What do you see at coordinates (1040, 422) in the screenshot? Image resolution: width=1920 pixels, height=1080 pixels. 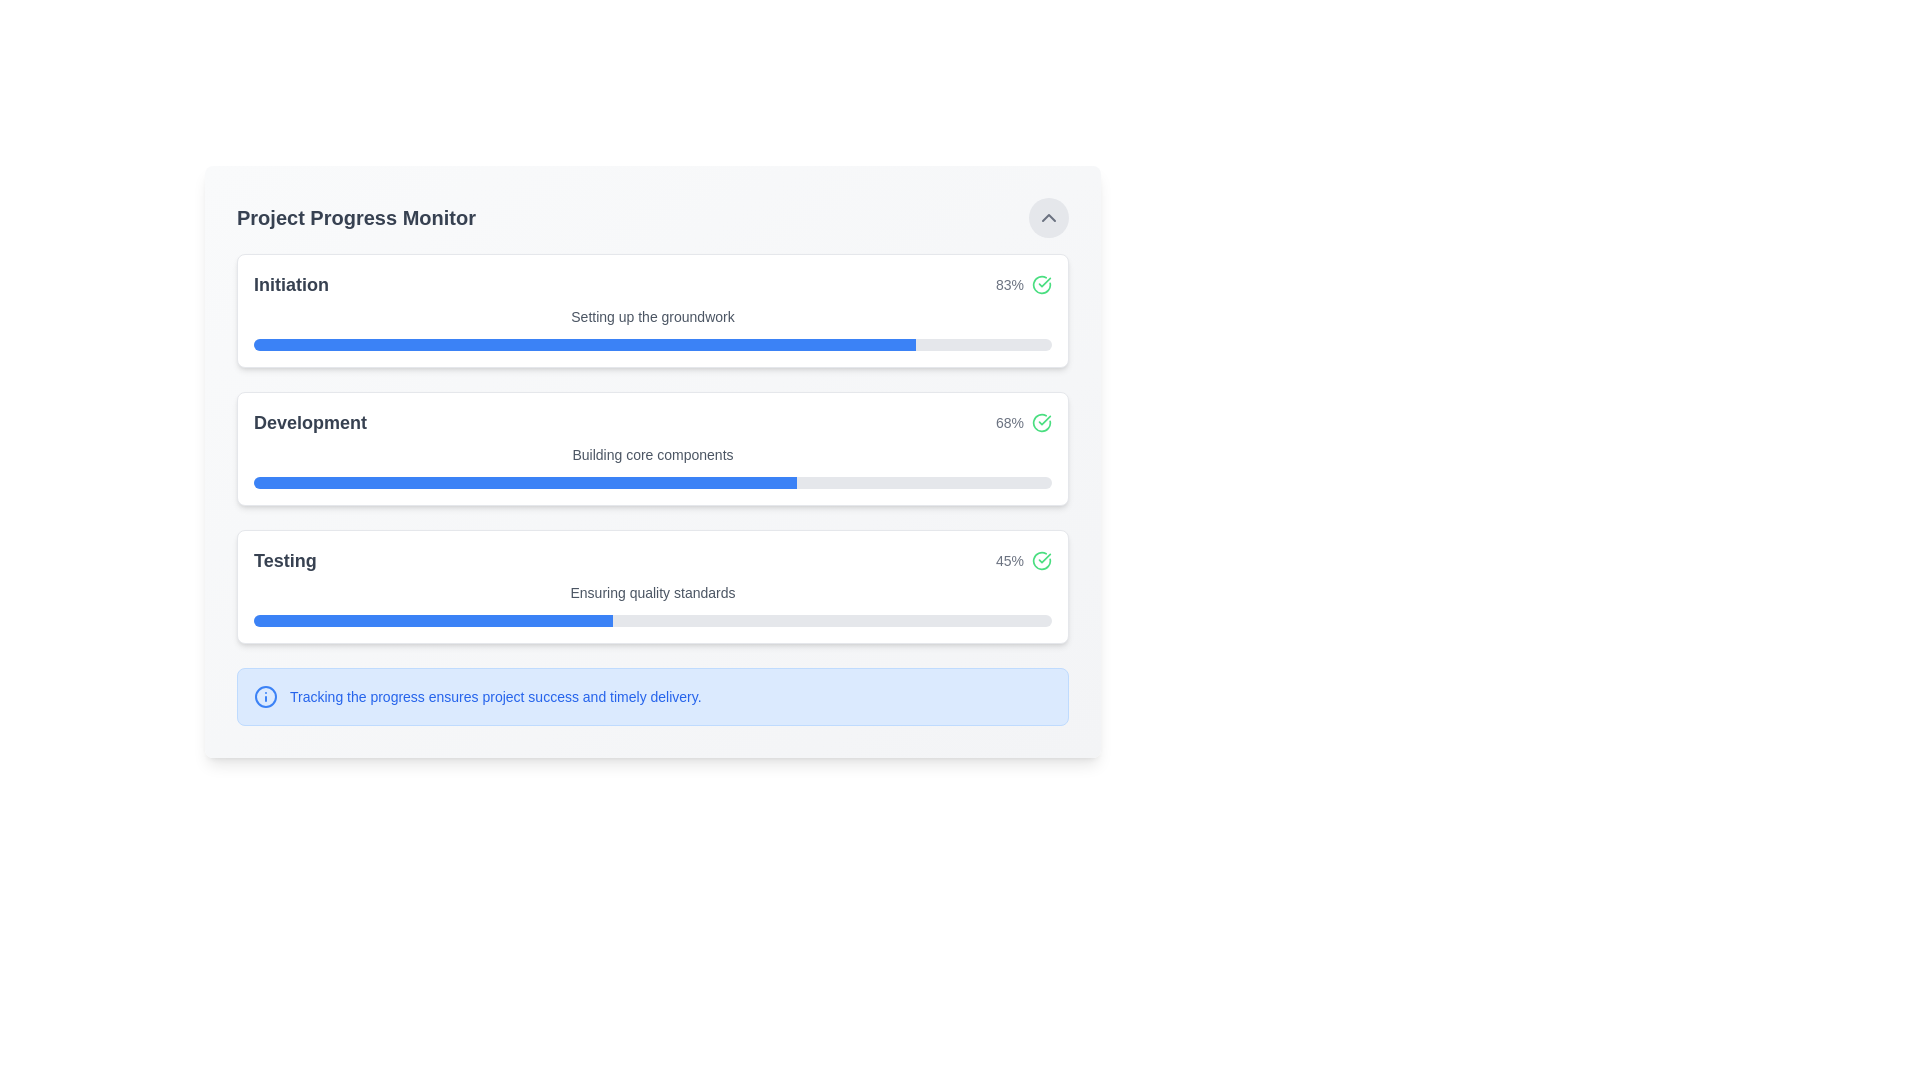 I see `the graphical element representing the 'Development' progress, located near the percentage indicator of '68%' in the SVG canvas` at bounding box center [1040, 422].